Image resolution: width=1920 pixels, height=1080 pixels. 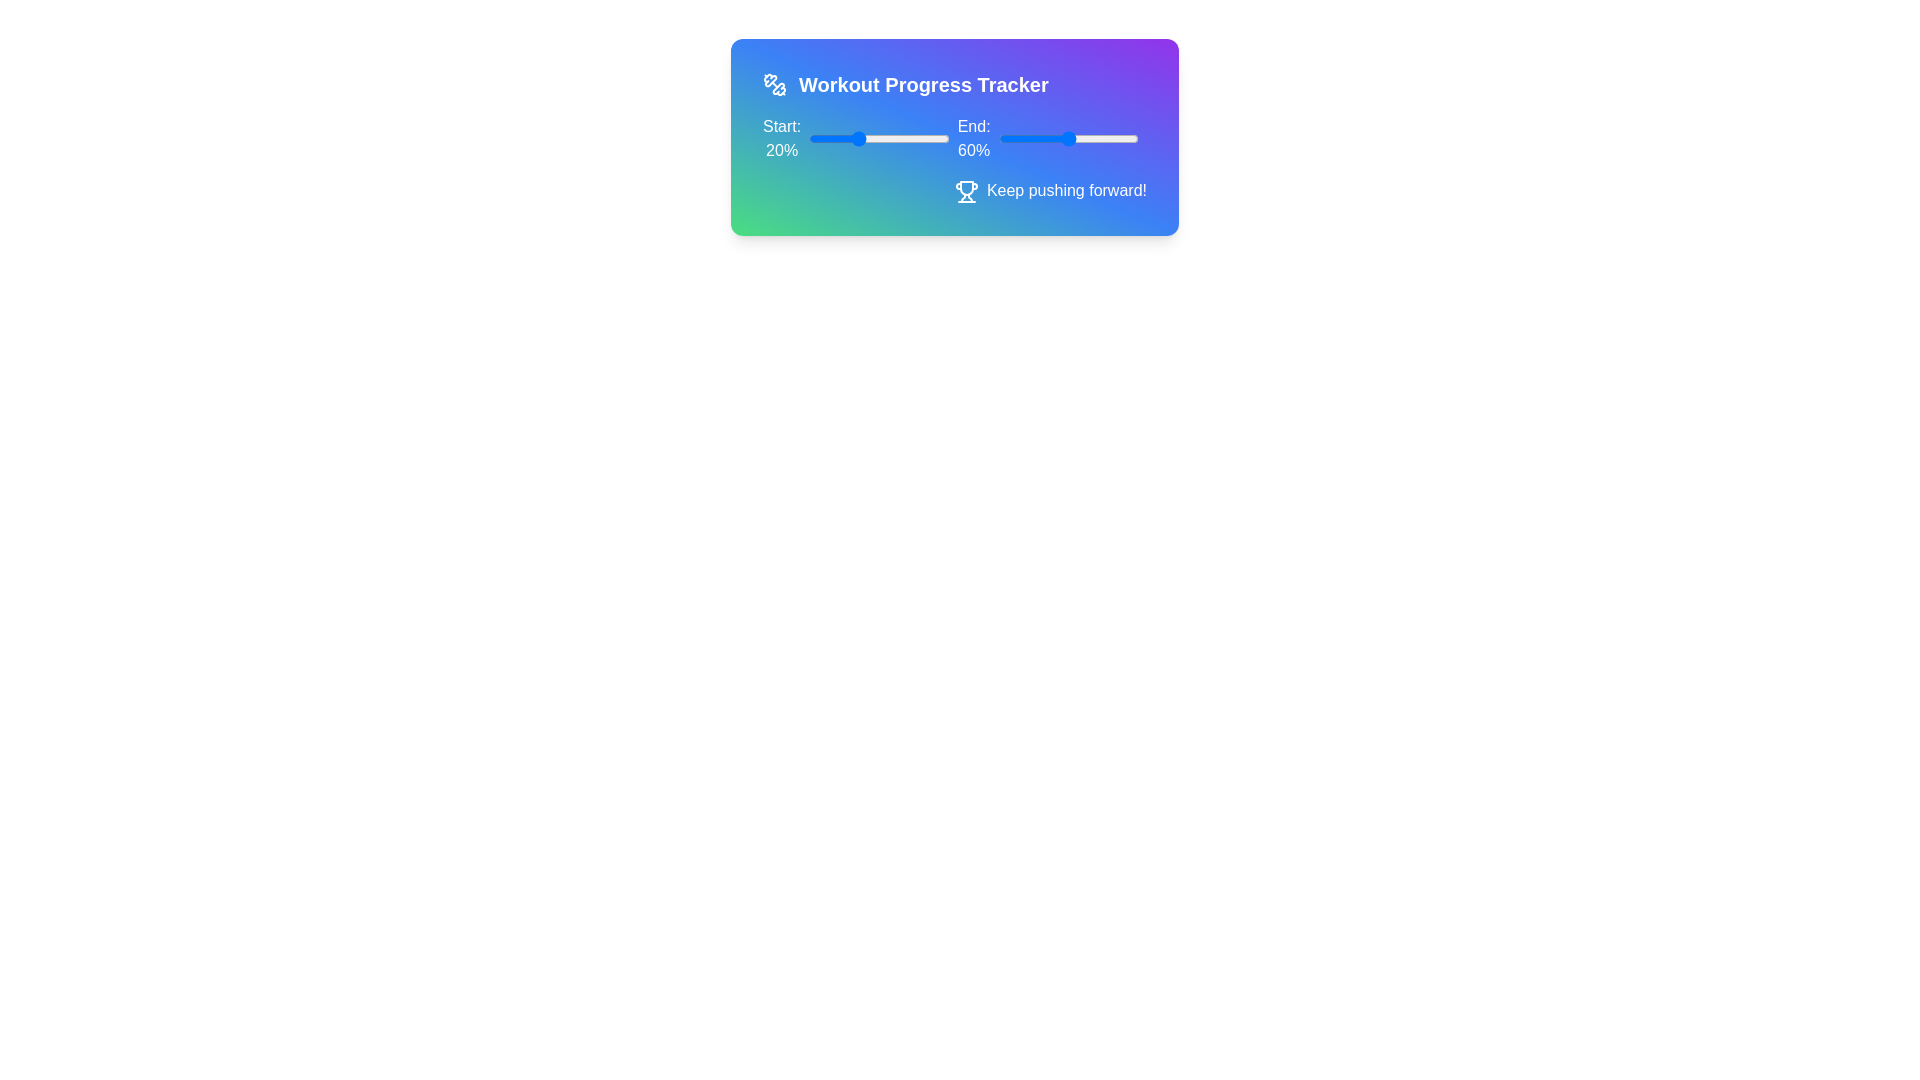 I want to click on the static text display showing 'End: 60%' which is centrally aligned and appears in white against a blue and purple gradient background, so click(x=974, y=137).